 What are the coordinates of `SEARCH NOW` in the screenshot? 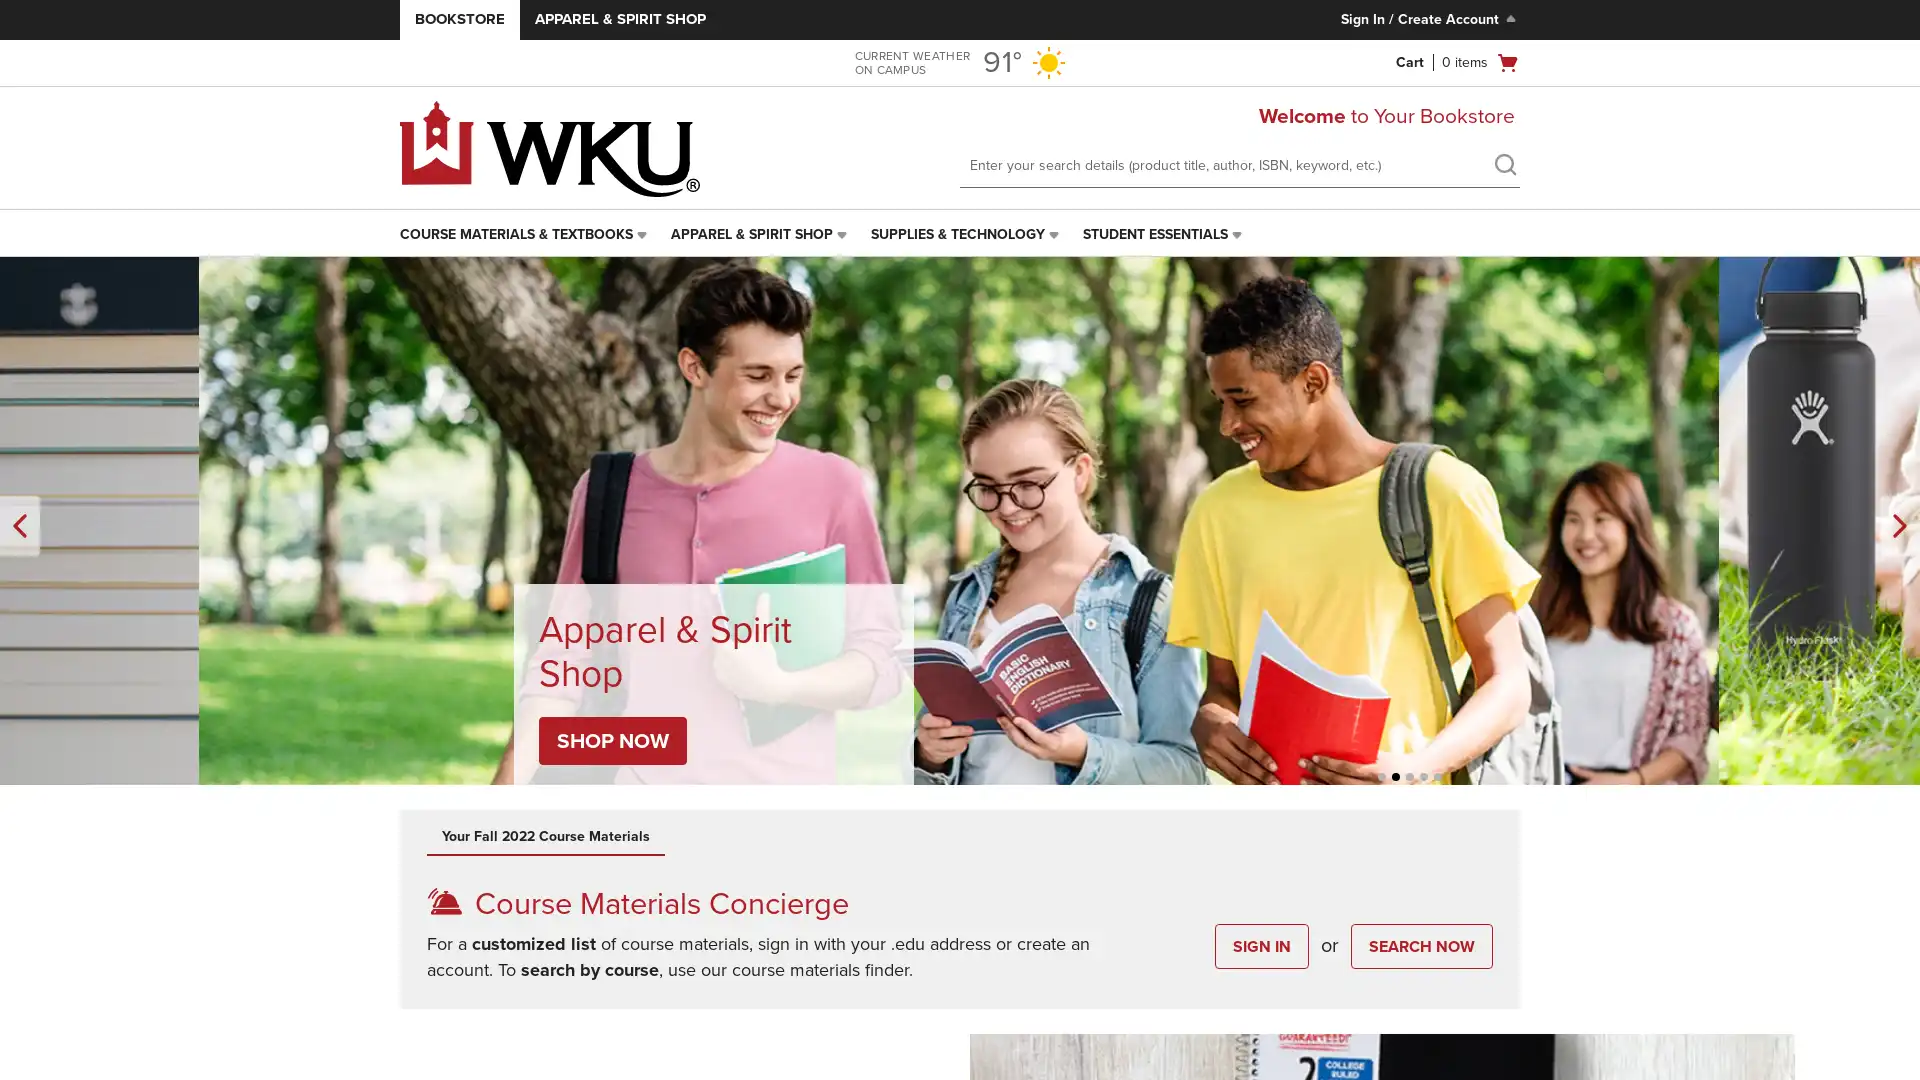 It's located at (1420, 945).